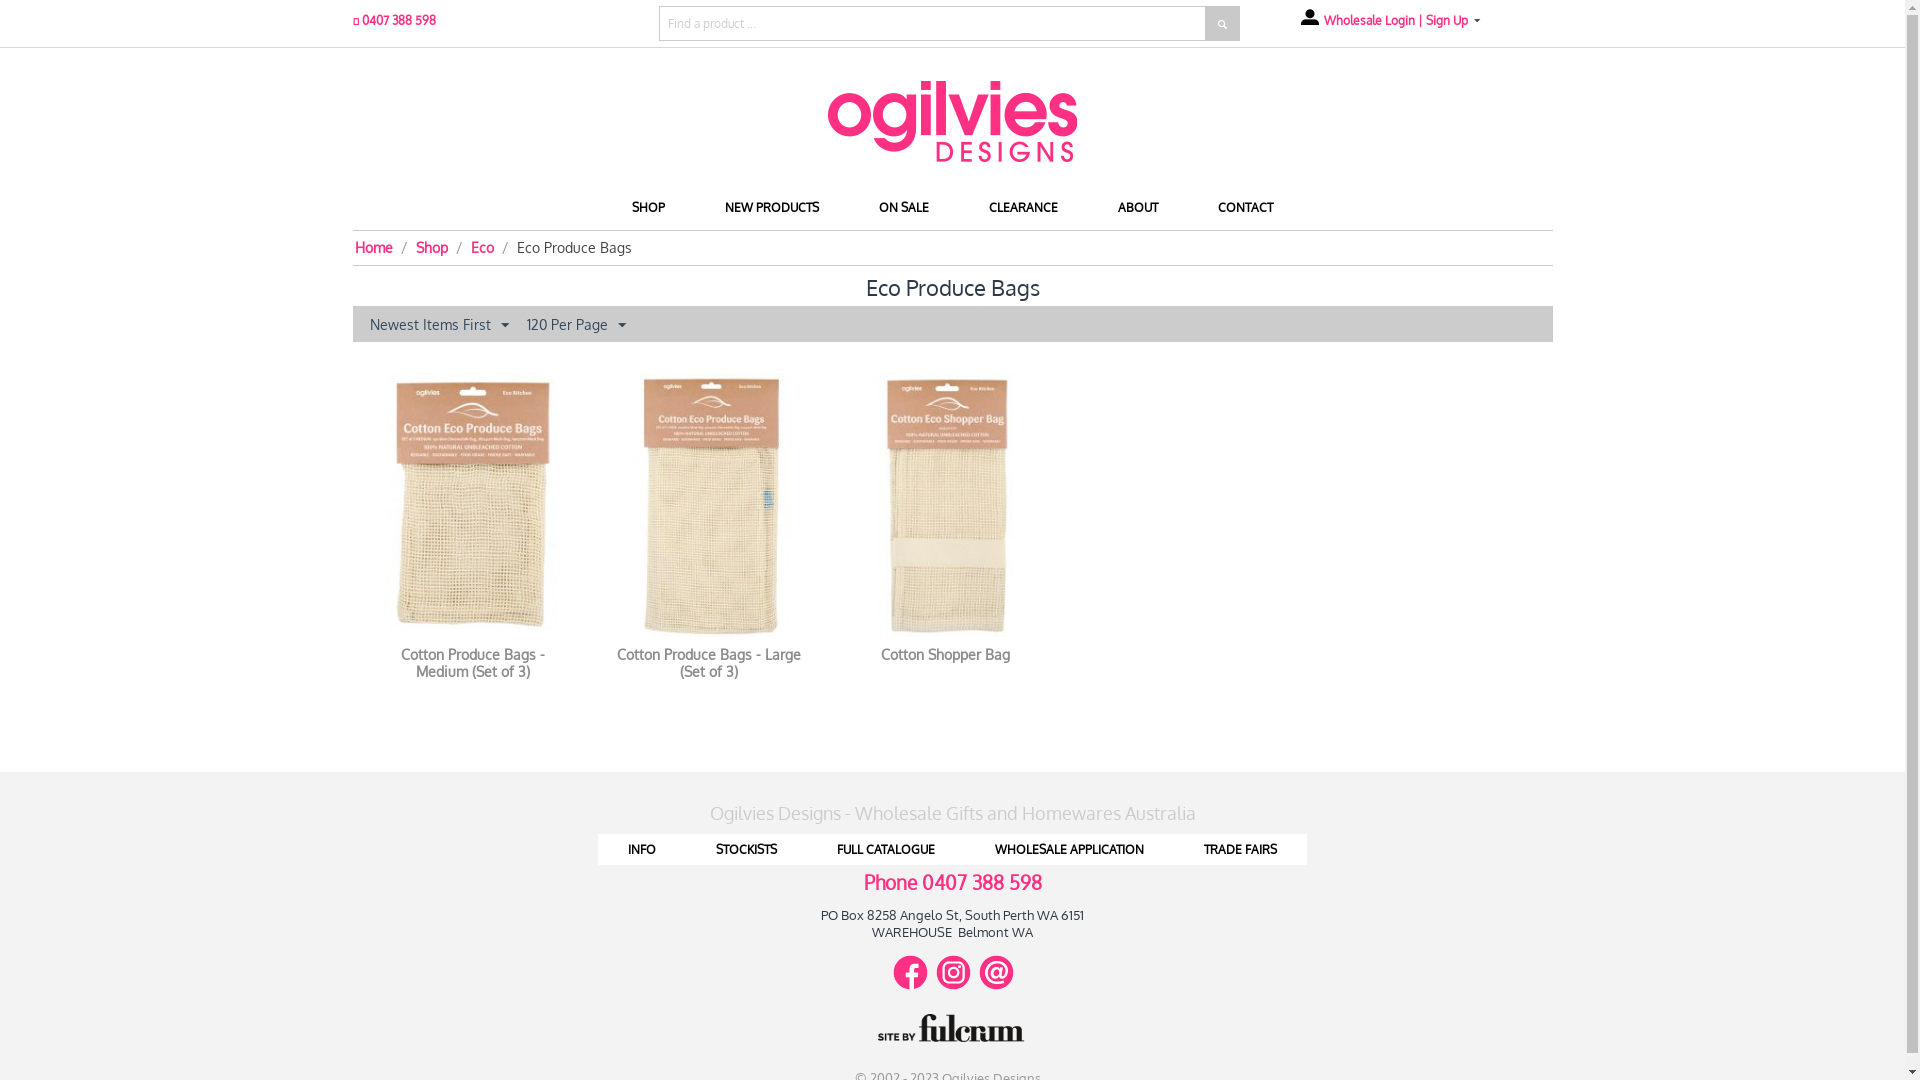 This screenshot has height=1080, width=1920. Describe the element at coordinates (597, 849) in the screenshot. I see `'INFO'` at that location.